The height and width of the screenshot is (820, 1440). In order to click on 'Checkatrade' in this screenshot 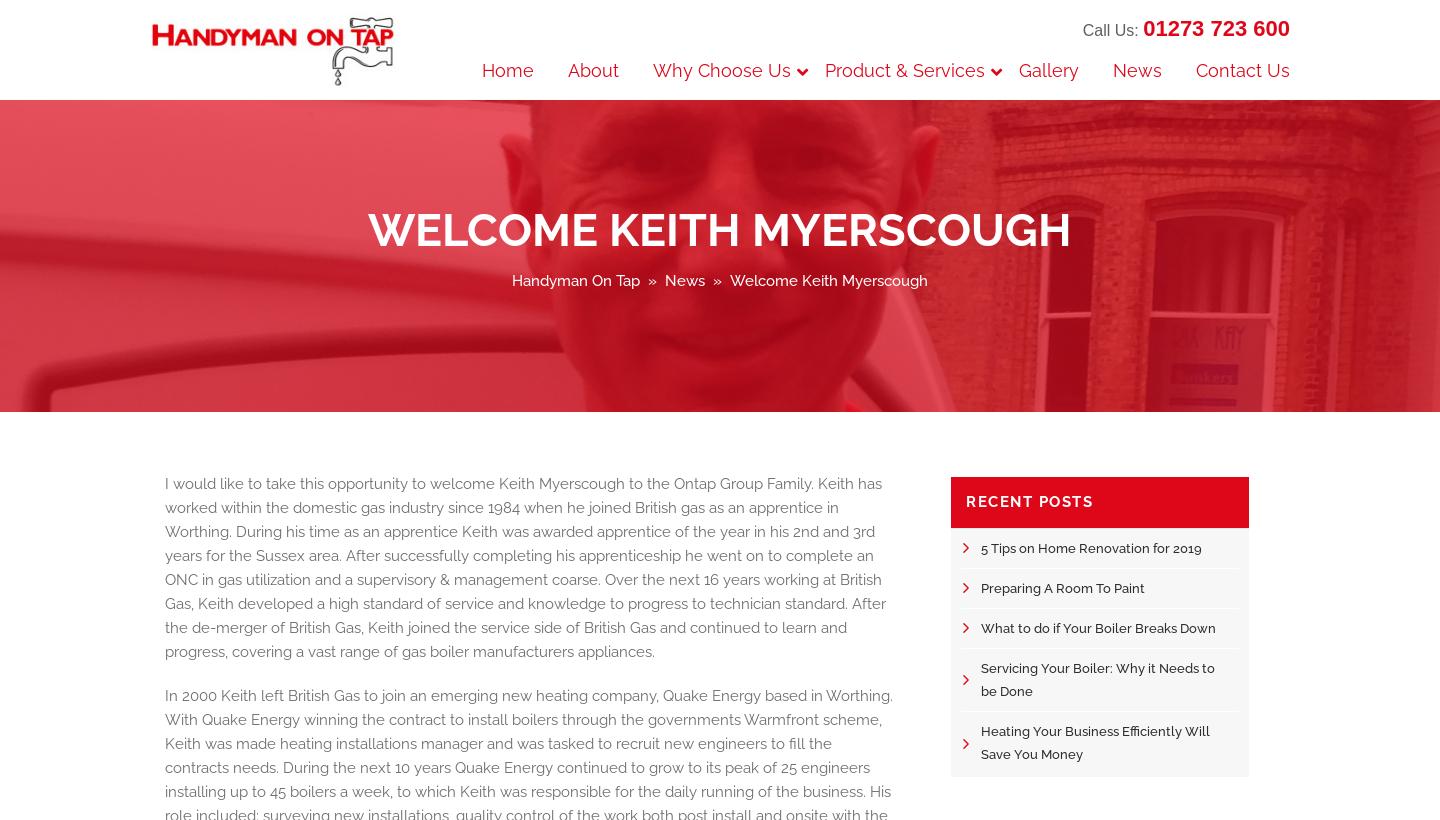, I will do `click(710, 137)`.